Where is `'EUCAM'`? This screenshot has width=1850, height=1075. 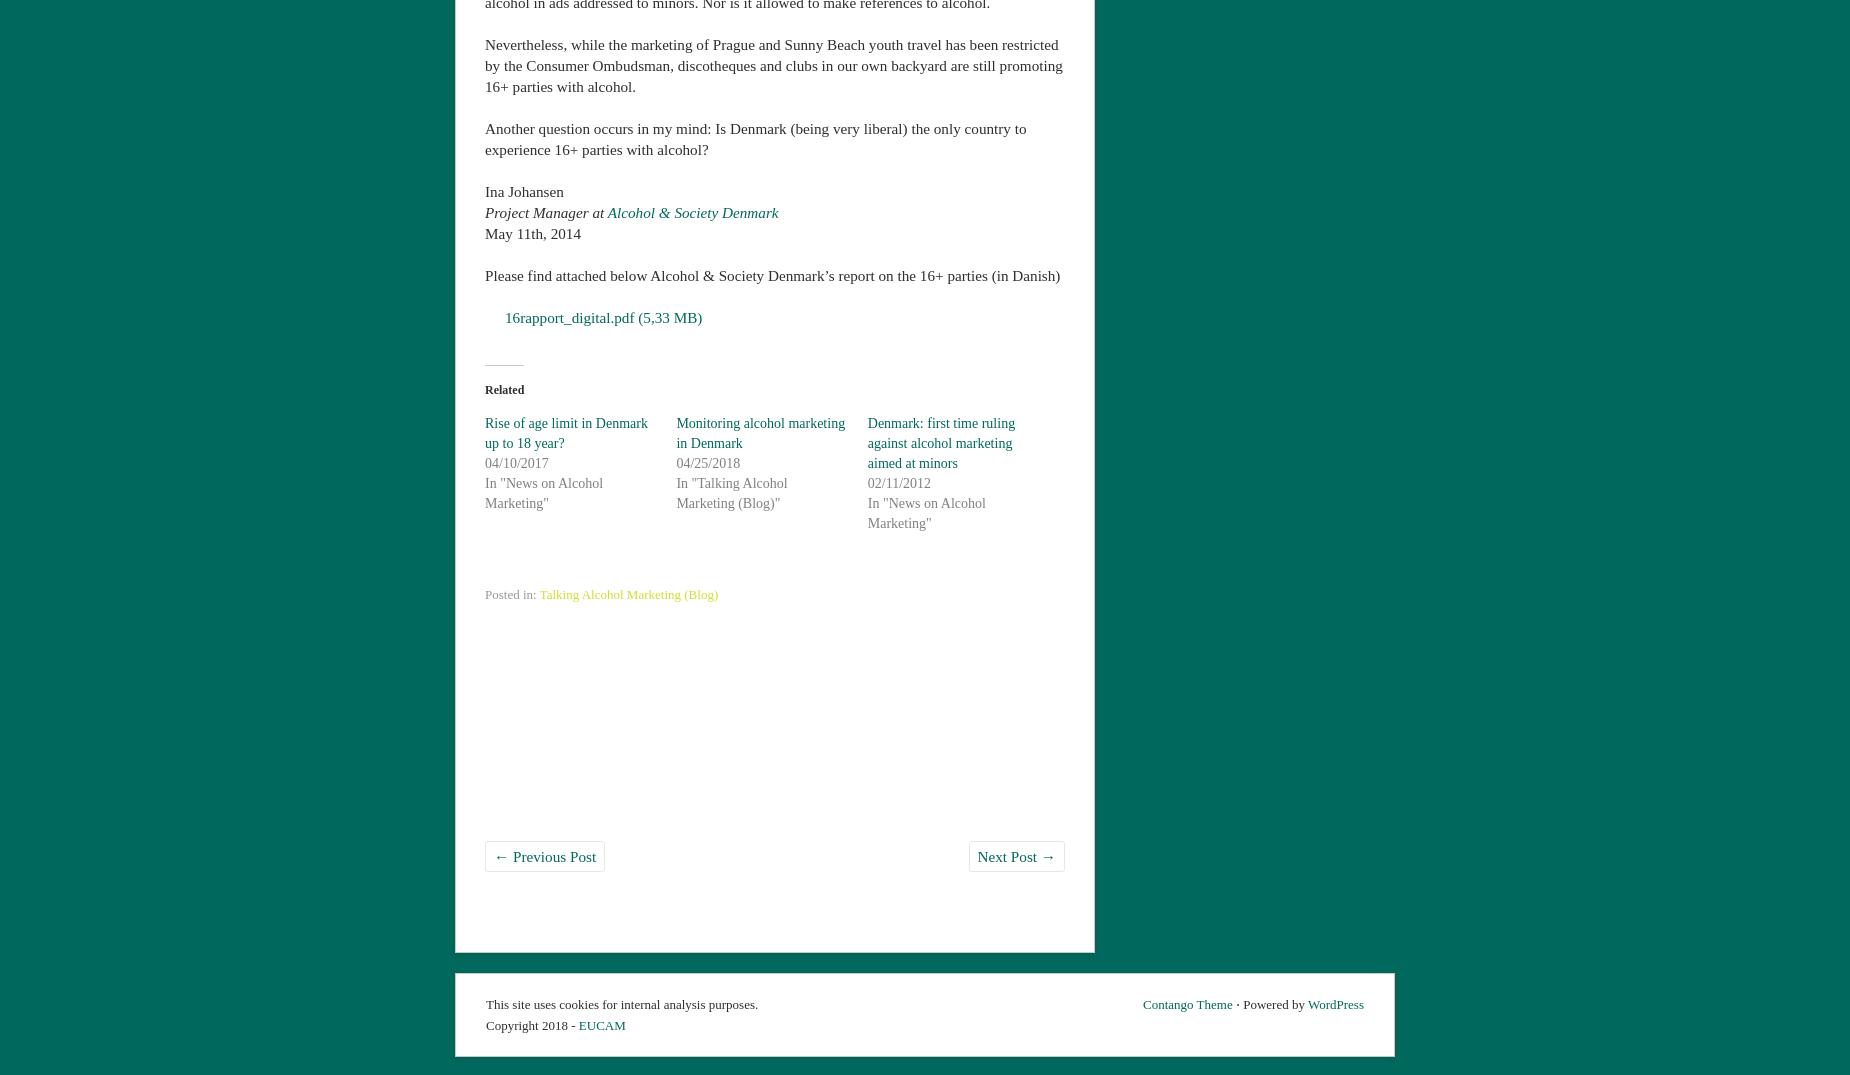 'EUCAM' is located at coordinates (601, 1022).